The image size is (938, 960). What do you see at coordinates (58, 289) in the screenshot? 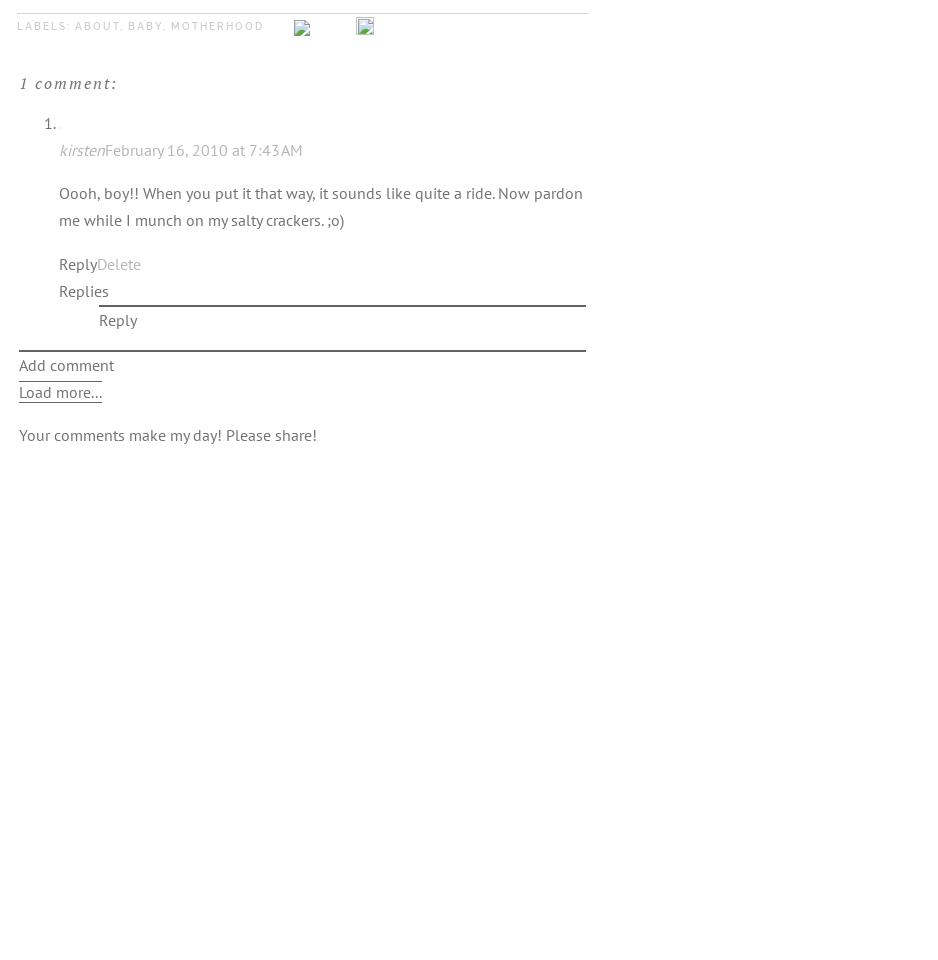
I see `'Replies'` at bounding box center [58, 289].